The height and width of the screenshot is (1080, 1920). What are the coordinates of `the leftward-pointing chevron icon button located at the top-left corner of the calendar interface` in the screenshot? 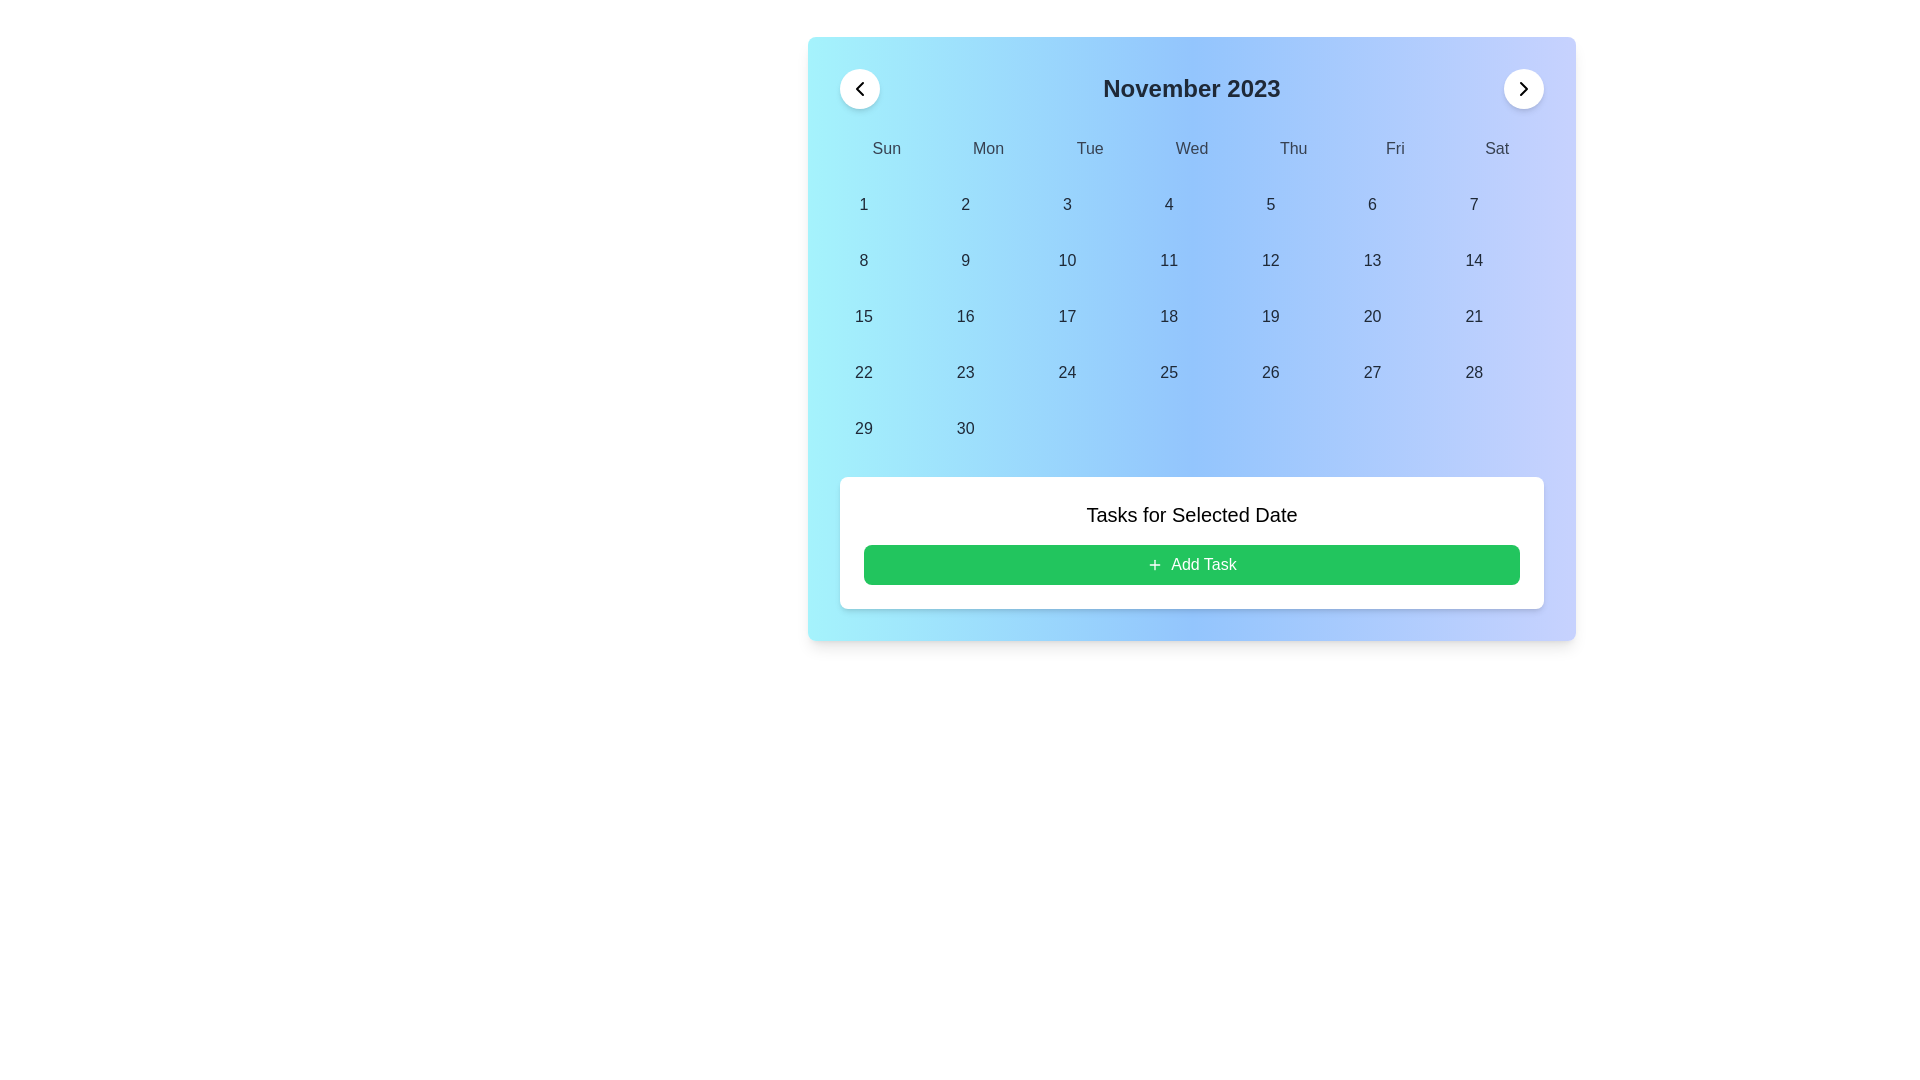 It's located at (859, 87).